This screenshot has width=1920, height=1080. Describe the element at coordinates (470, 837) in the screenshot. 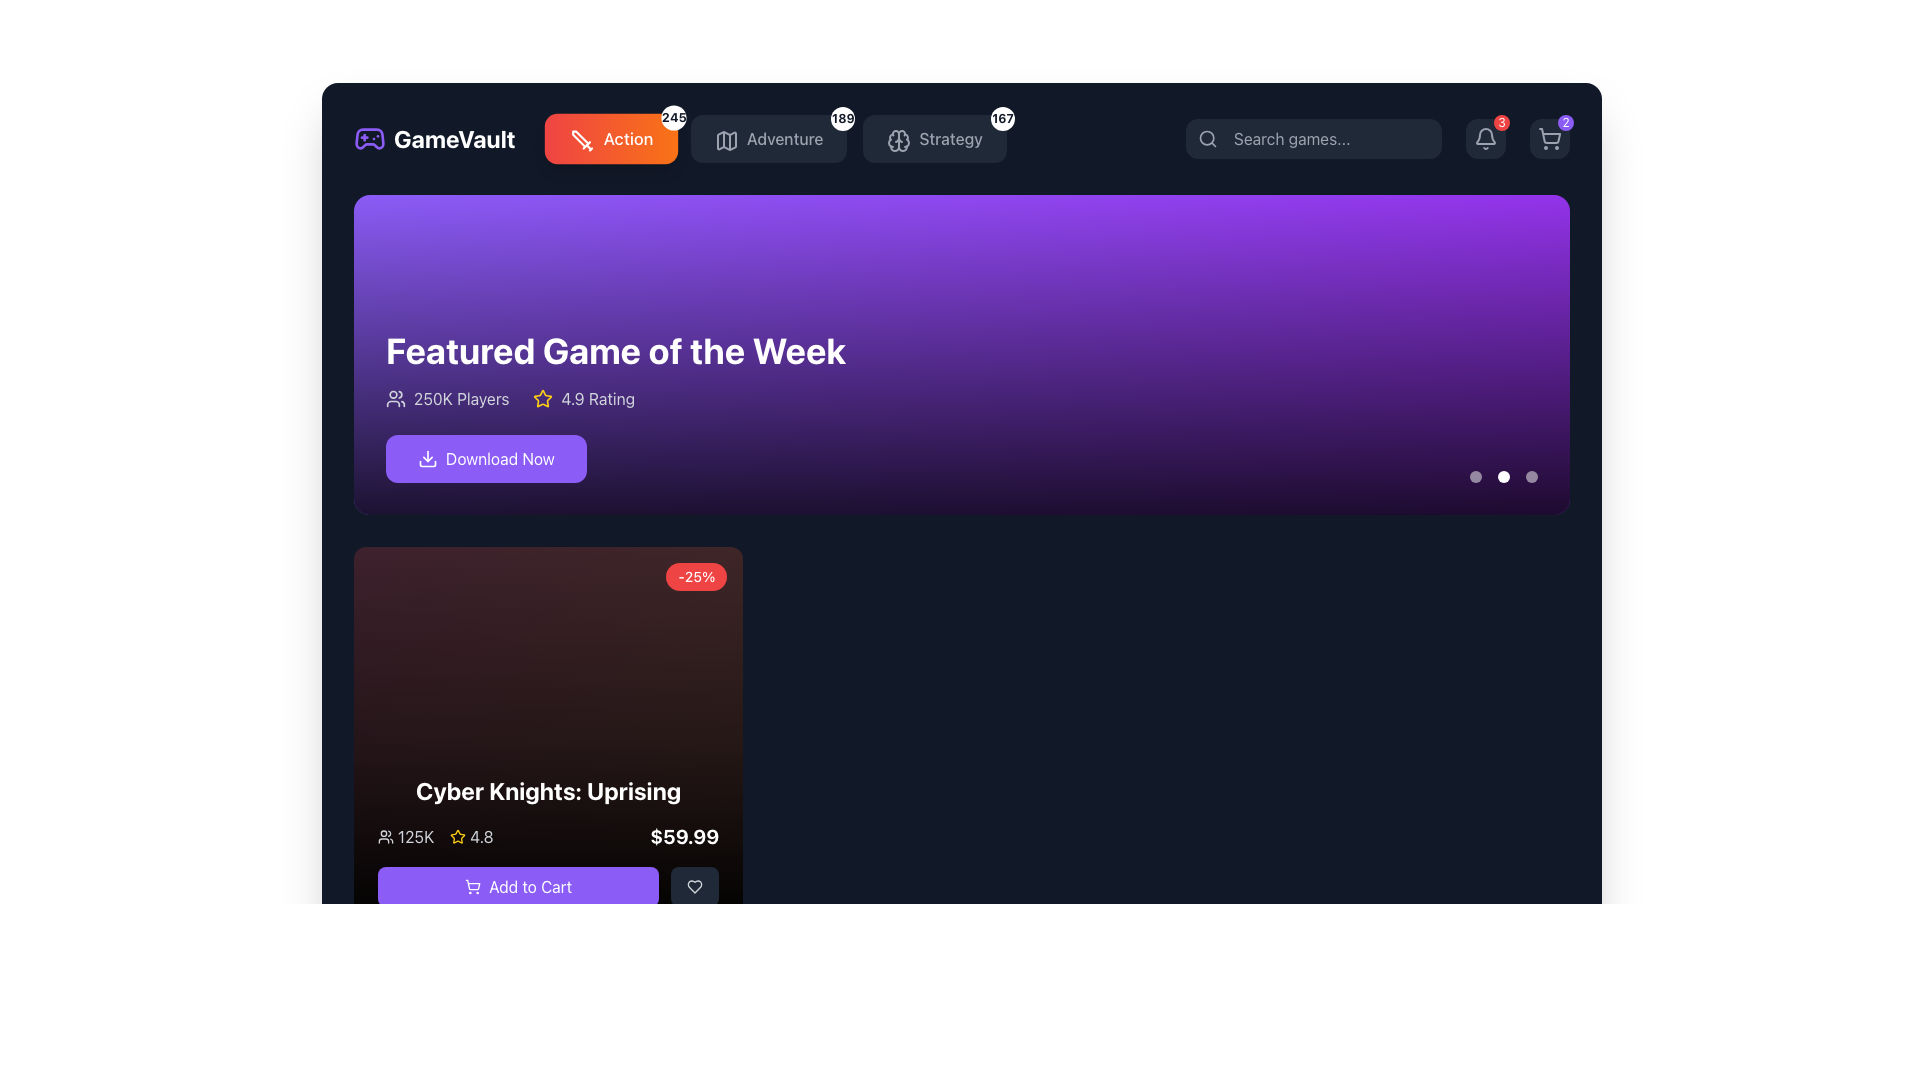

I see `the yellow star icon in the rating composite element displaying '4.8' located in the lower section of the game details card` at that location.